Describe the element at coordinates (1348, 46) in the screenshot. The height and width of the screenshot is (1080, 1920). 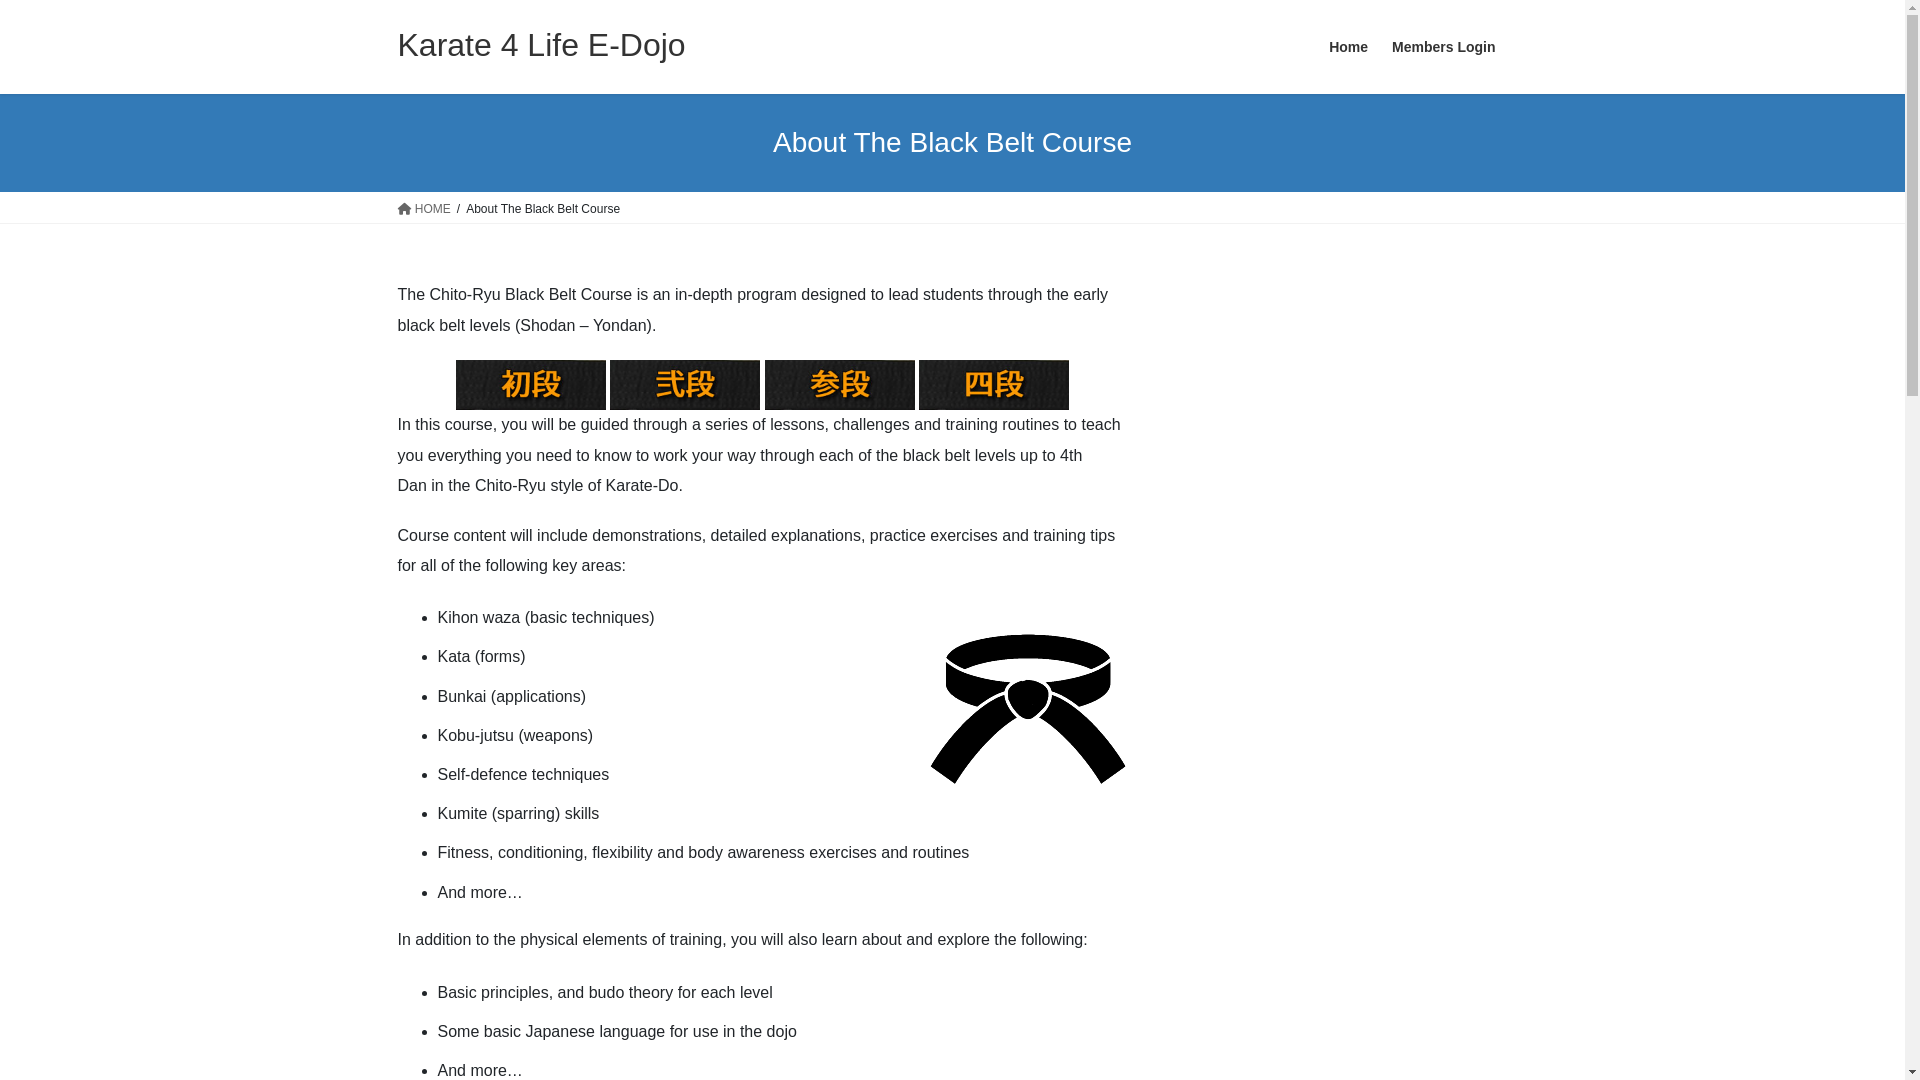
I see `'Home'` at that location.